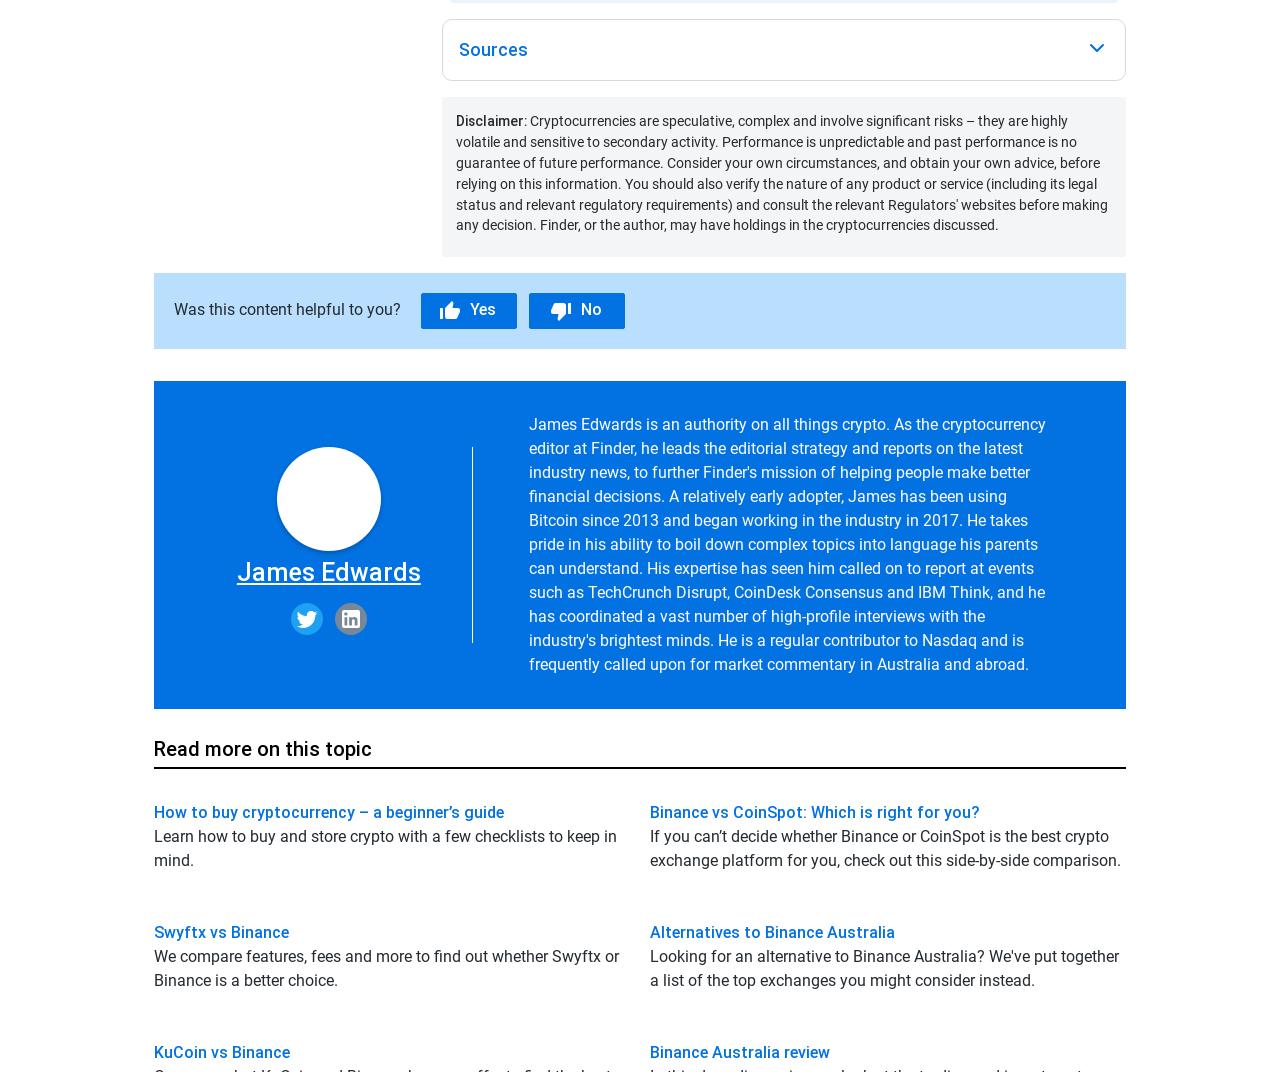 This screenshot has width=1280, height=1072. Describe the element at coordinates (883, 966) in the screenshot. I see `'Looking for an alternative to Binance Australia? We've put together a list of the top exchanges you might consider instead.'` at that location.